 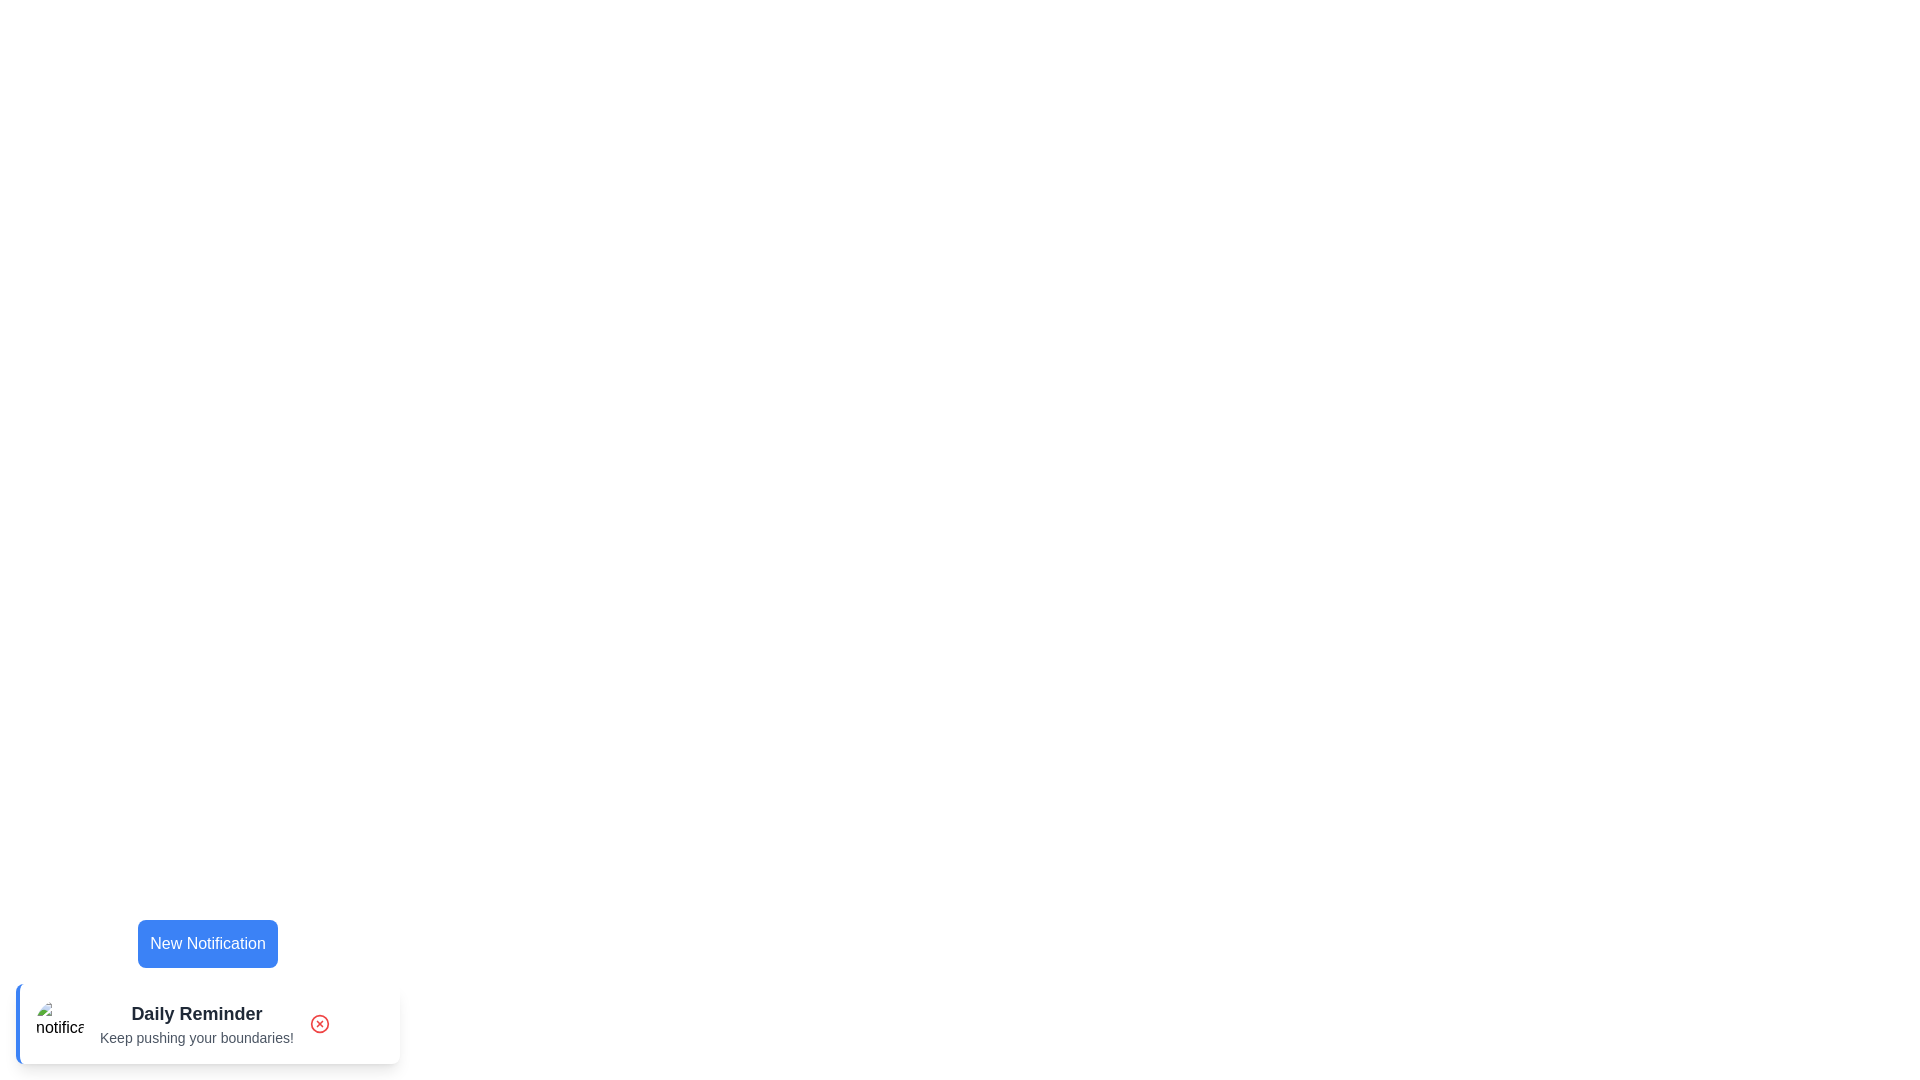 I want to click on the close button located next to the notification to dismiss it, so click(x=318, y=1023).